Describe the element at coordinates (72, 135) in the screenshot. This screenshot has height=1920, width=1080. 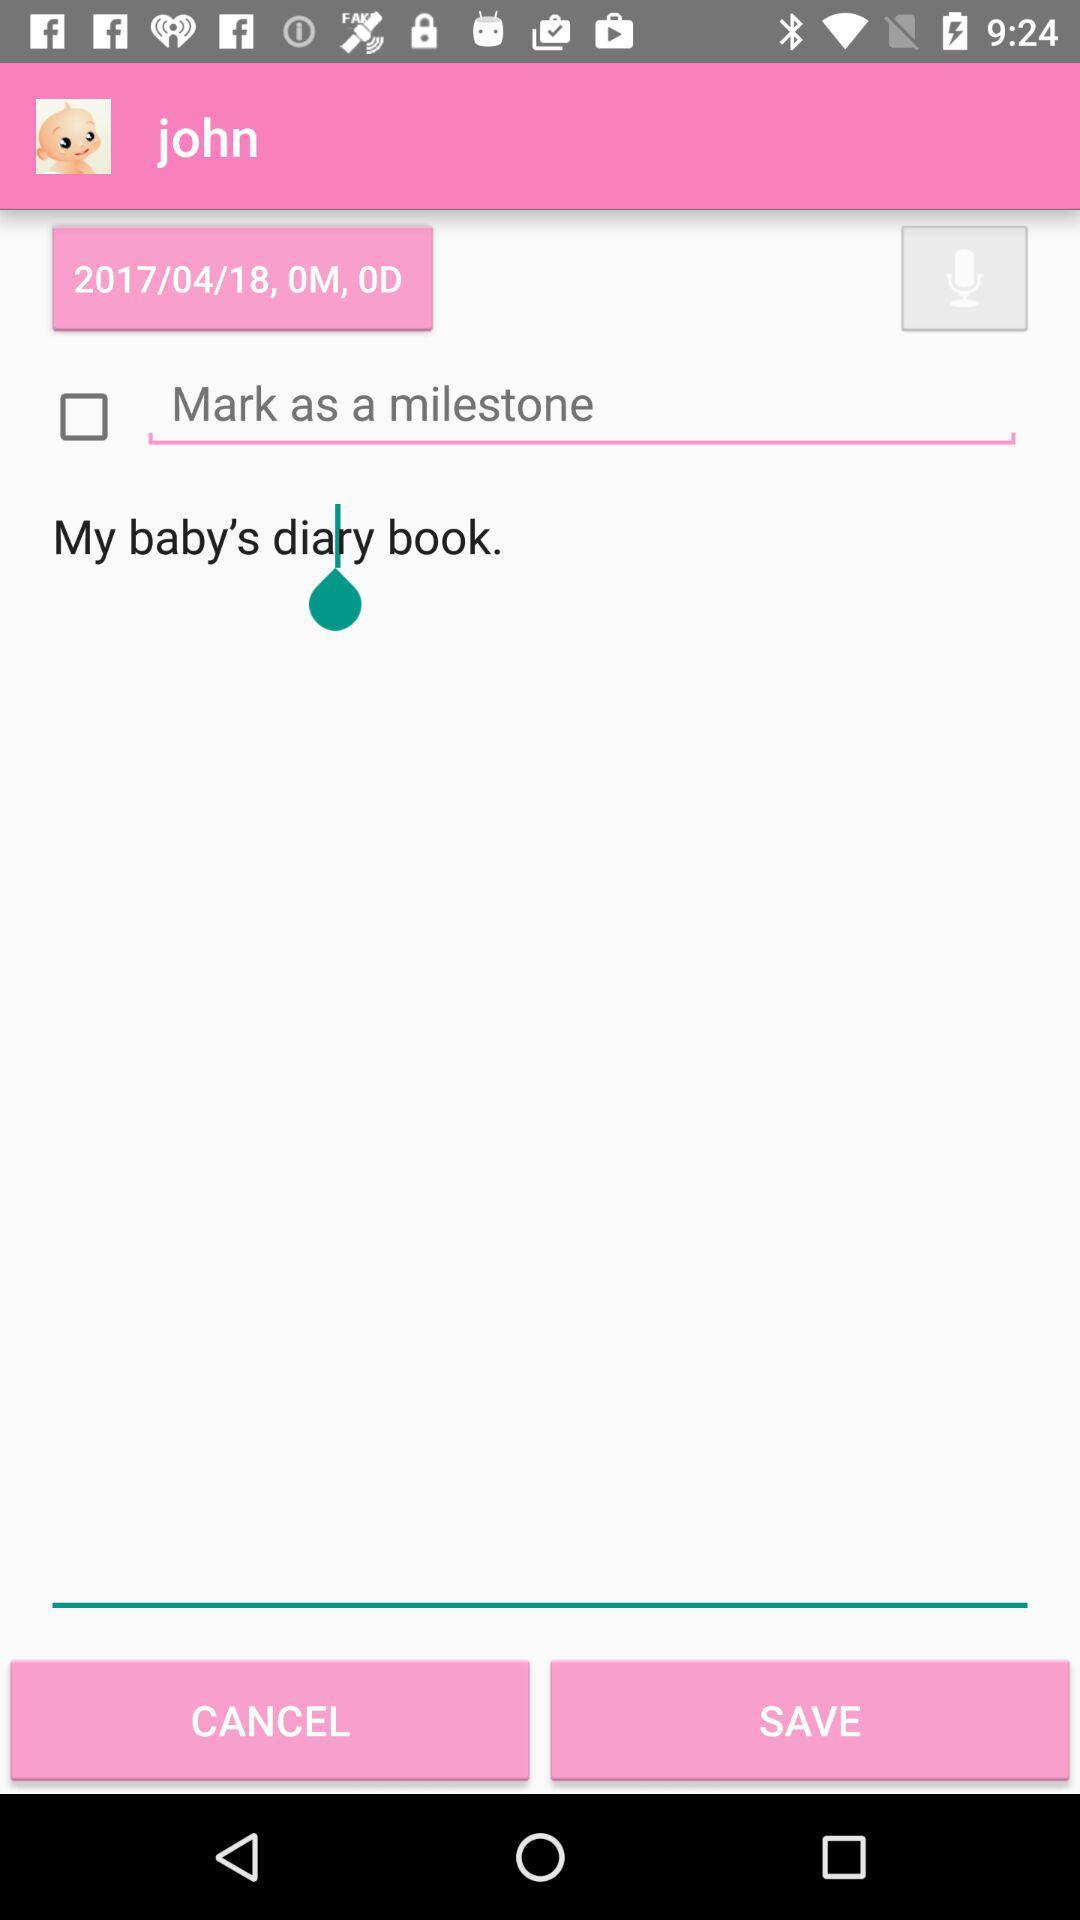
I see `the item to the left of the john item` at that location.